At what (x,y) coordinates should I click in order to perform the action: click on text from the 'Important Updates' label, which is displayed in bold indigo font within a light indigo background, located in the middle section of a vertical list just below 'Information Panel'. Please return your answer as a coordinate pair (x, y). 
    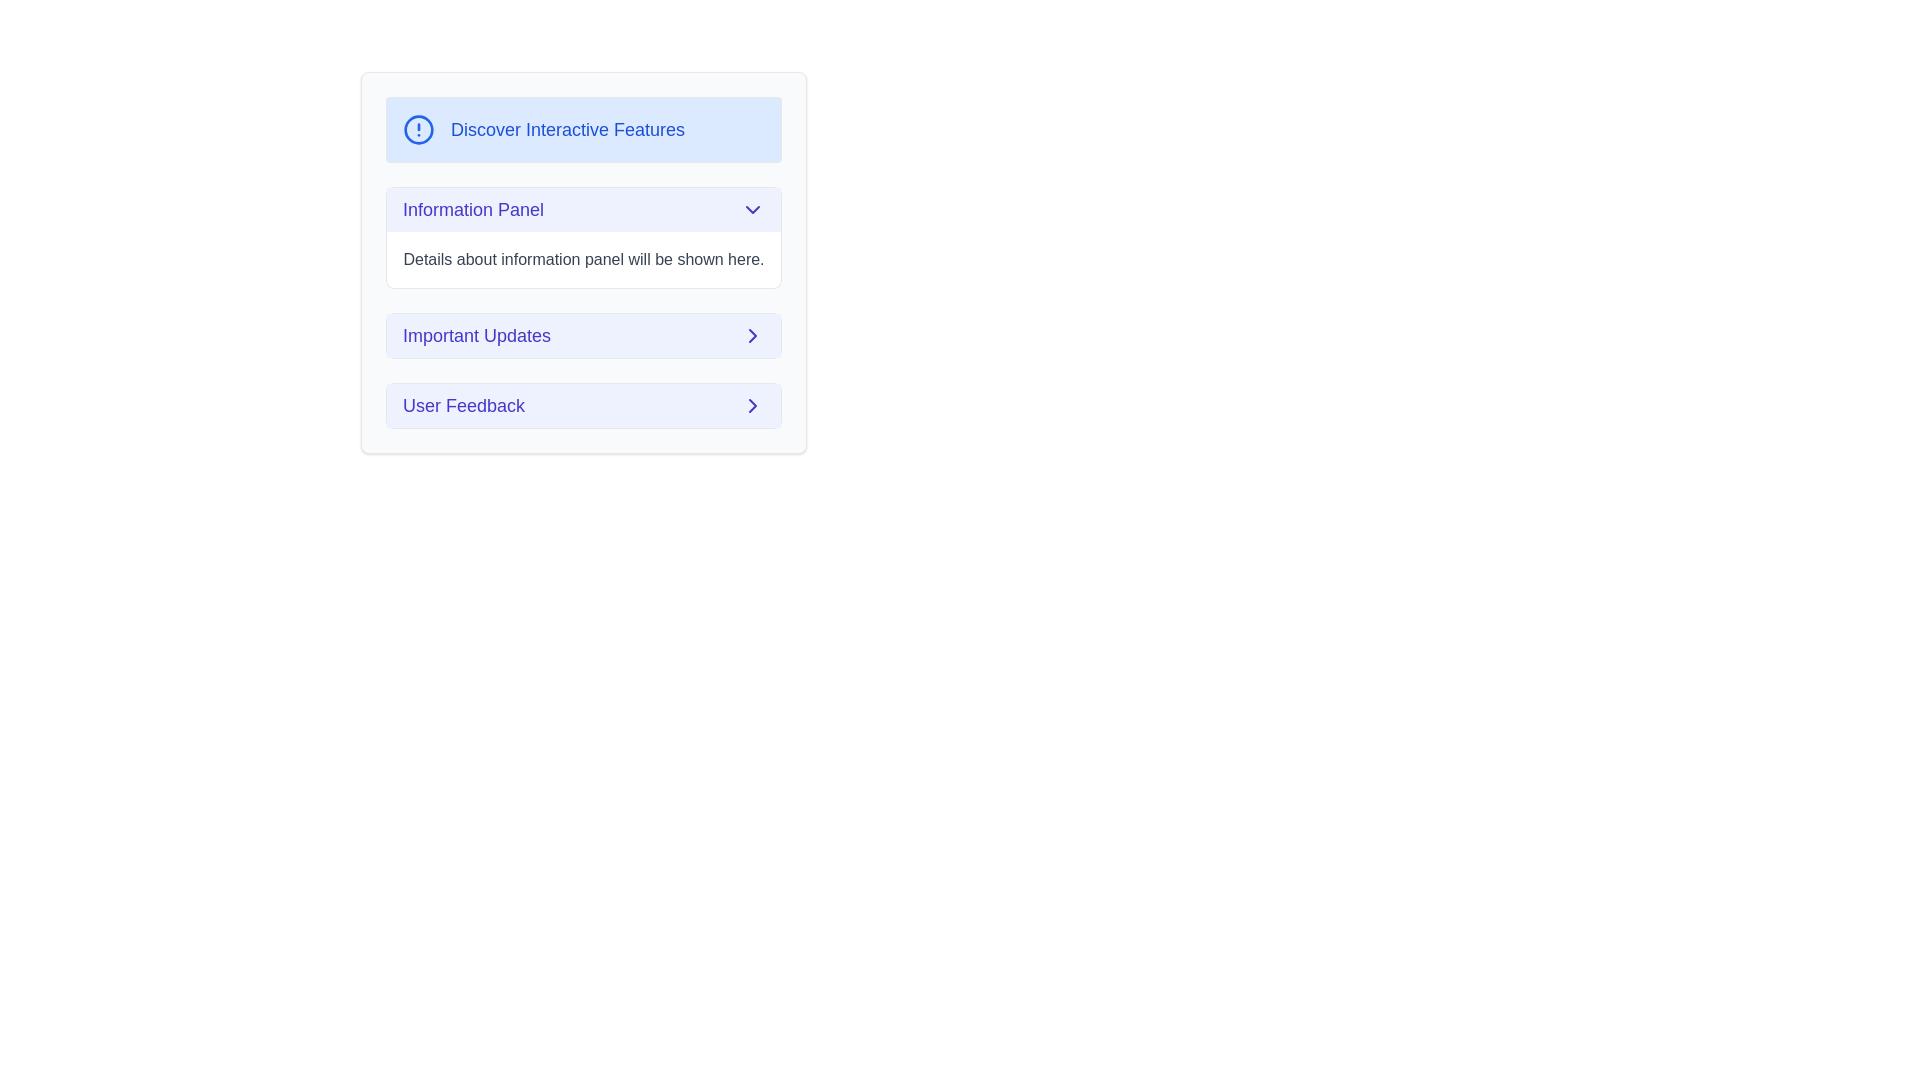
    Looking at the image, I should click on (476, 334).